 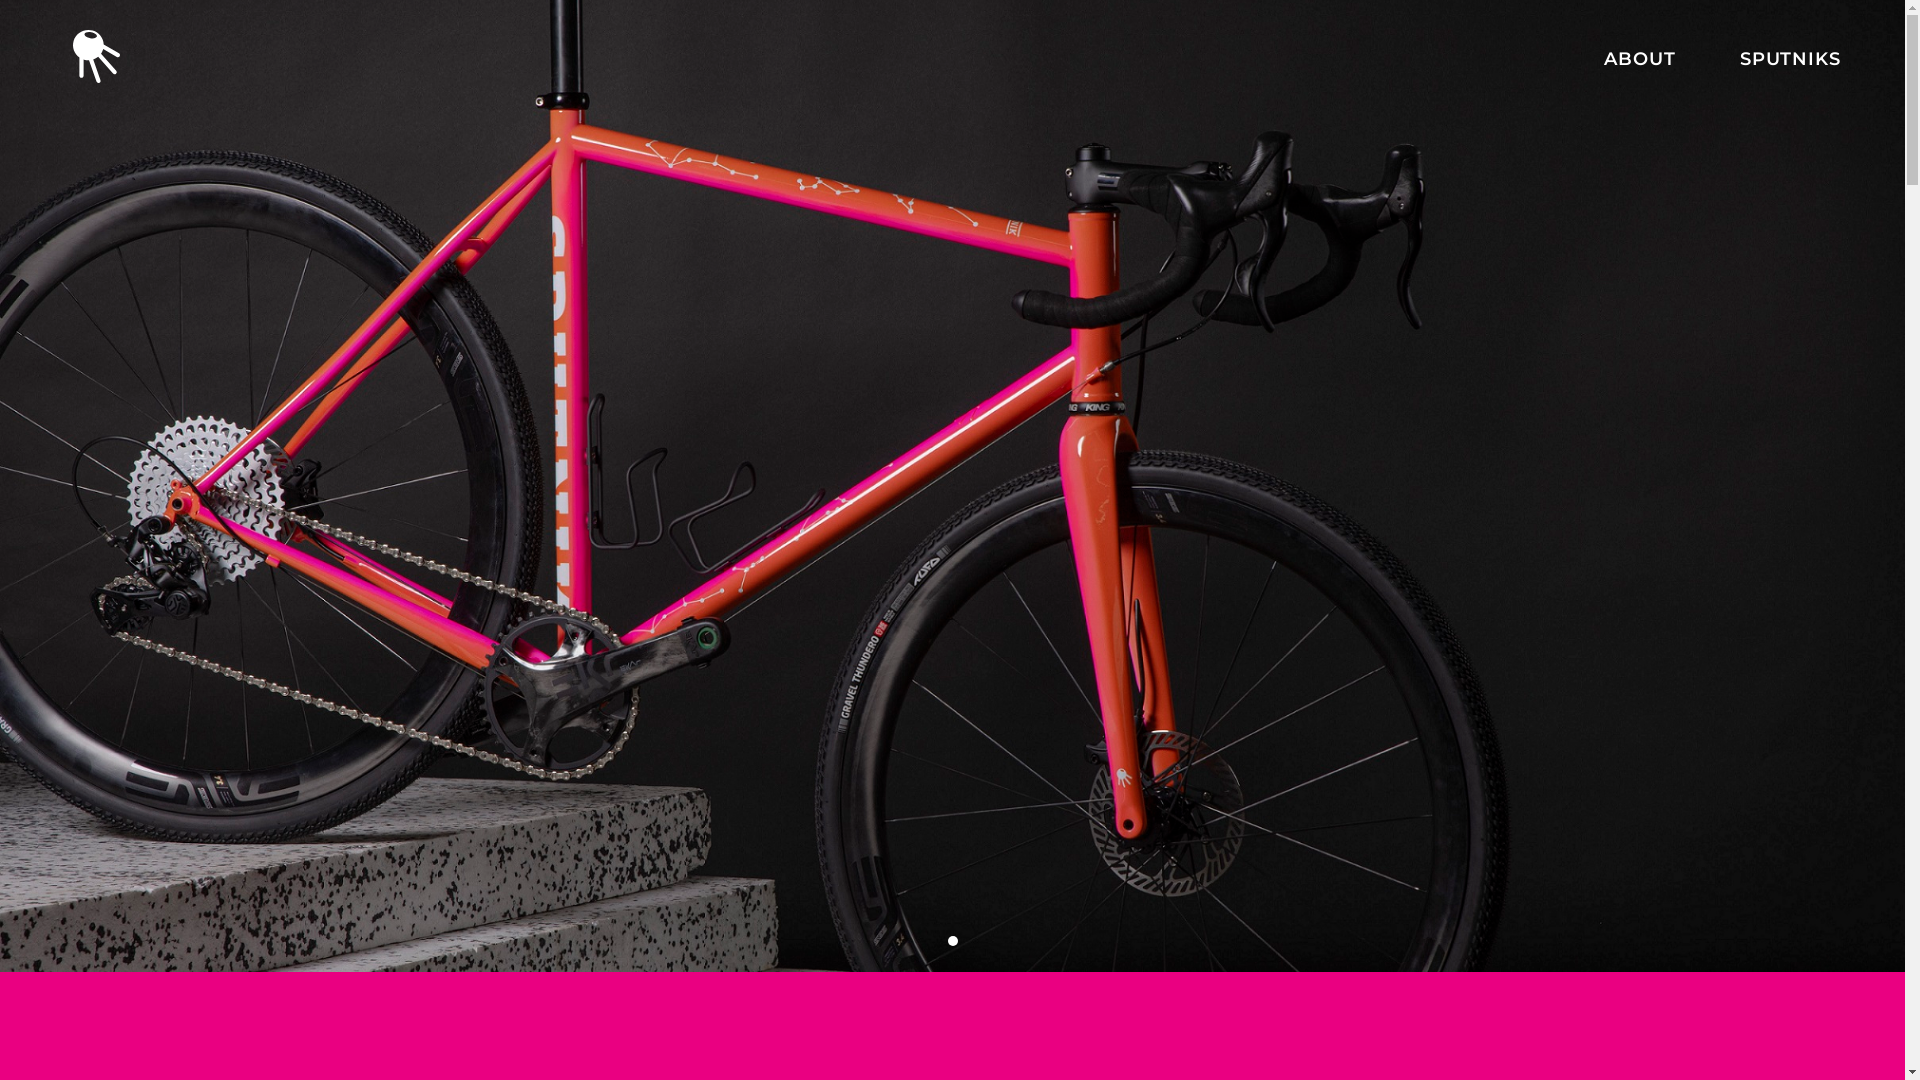 What do you see at coordinates (979, 791) in the screenshot?
I see `'About'` at bounding box center [979, 791].